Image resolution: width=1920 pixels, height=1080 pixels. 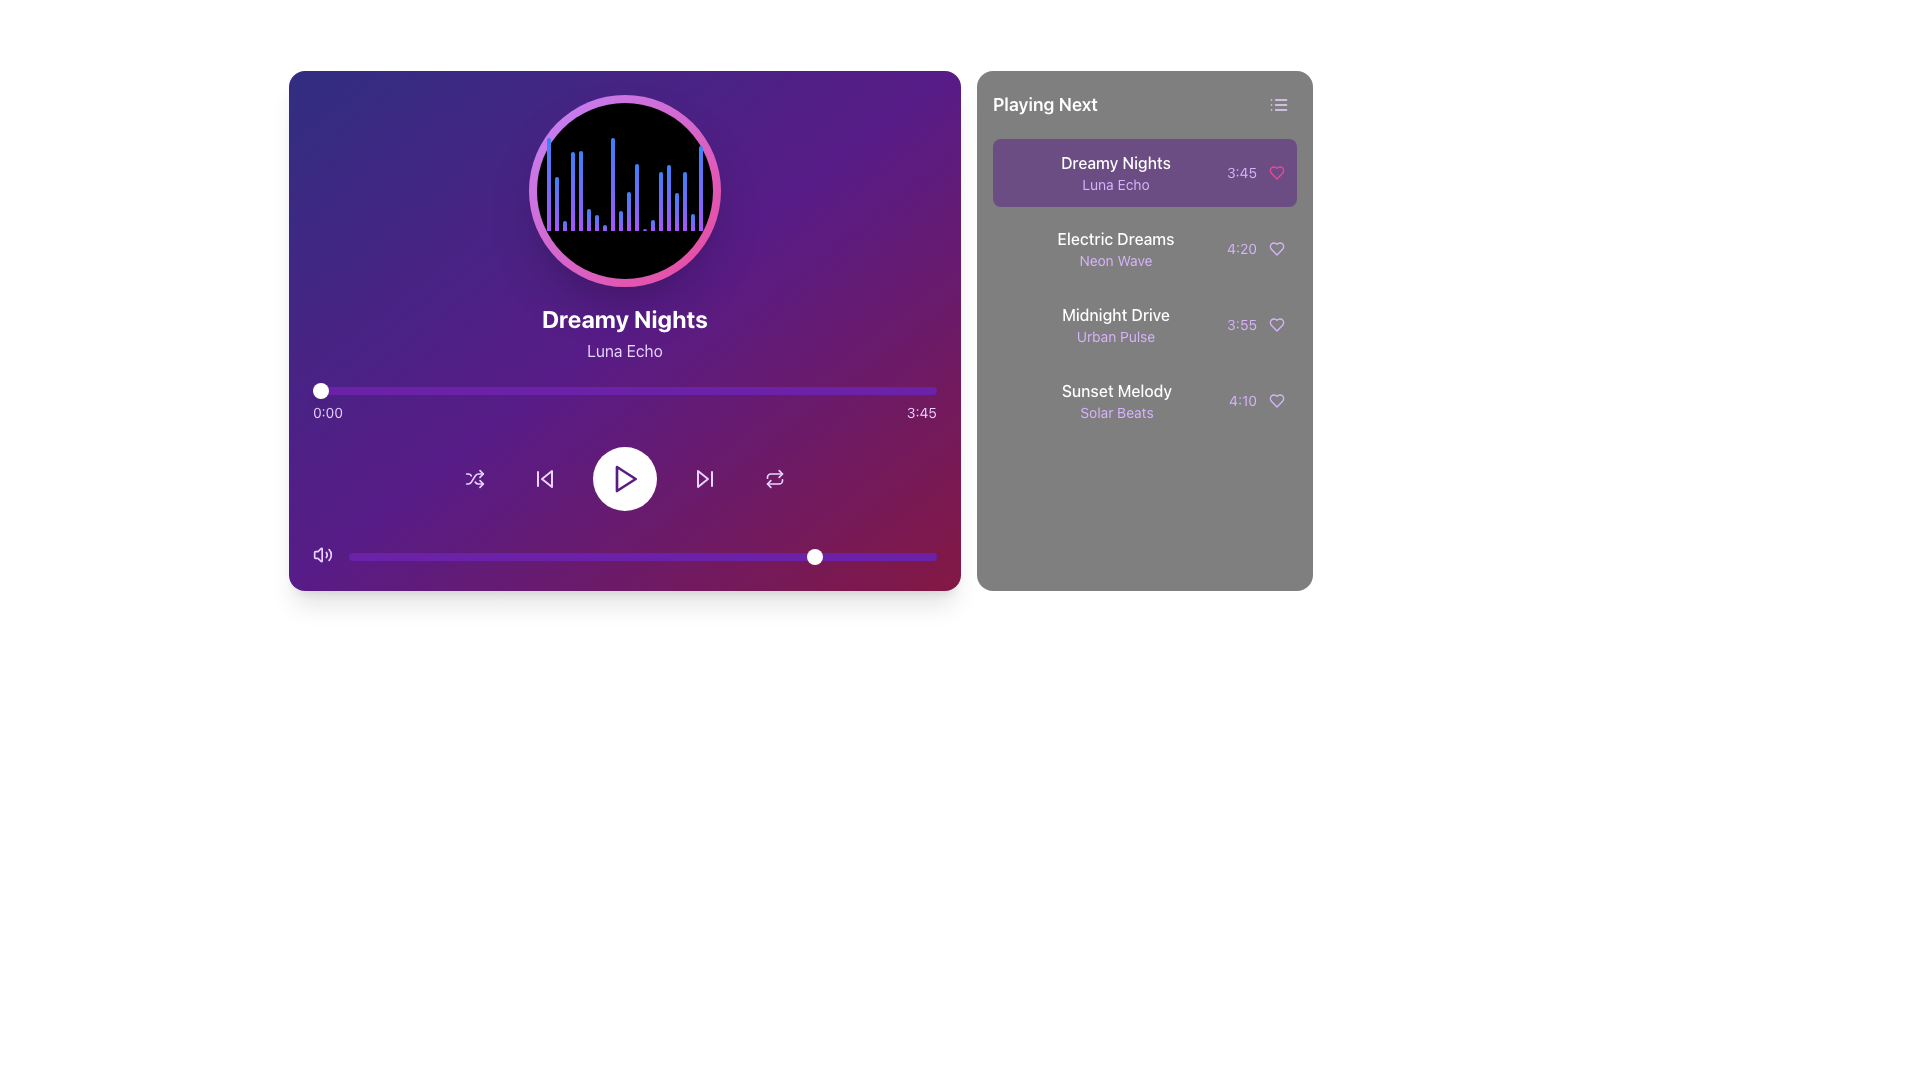 What do you see at coordinates (424, 556) in the screenshot?
I see `slider value` at bounding box center [424, 556].